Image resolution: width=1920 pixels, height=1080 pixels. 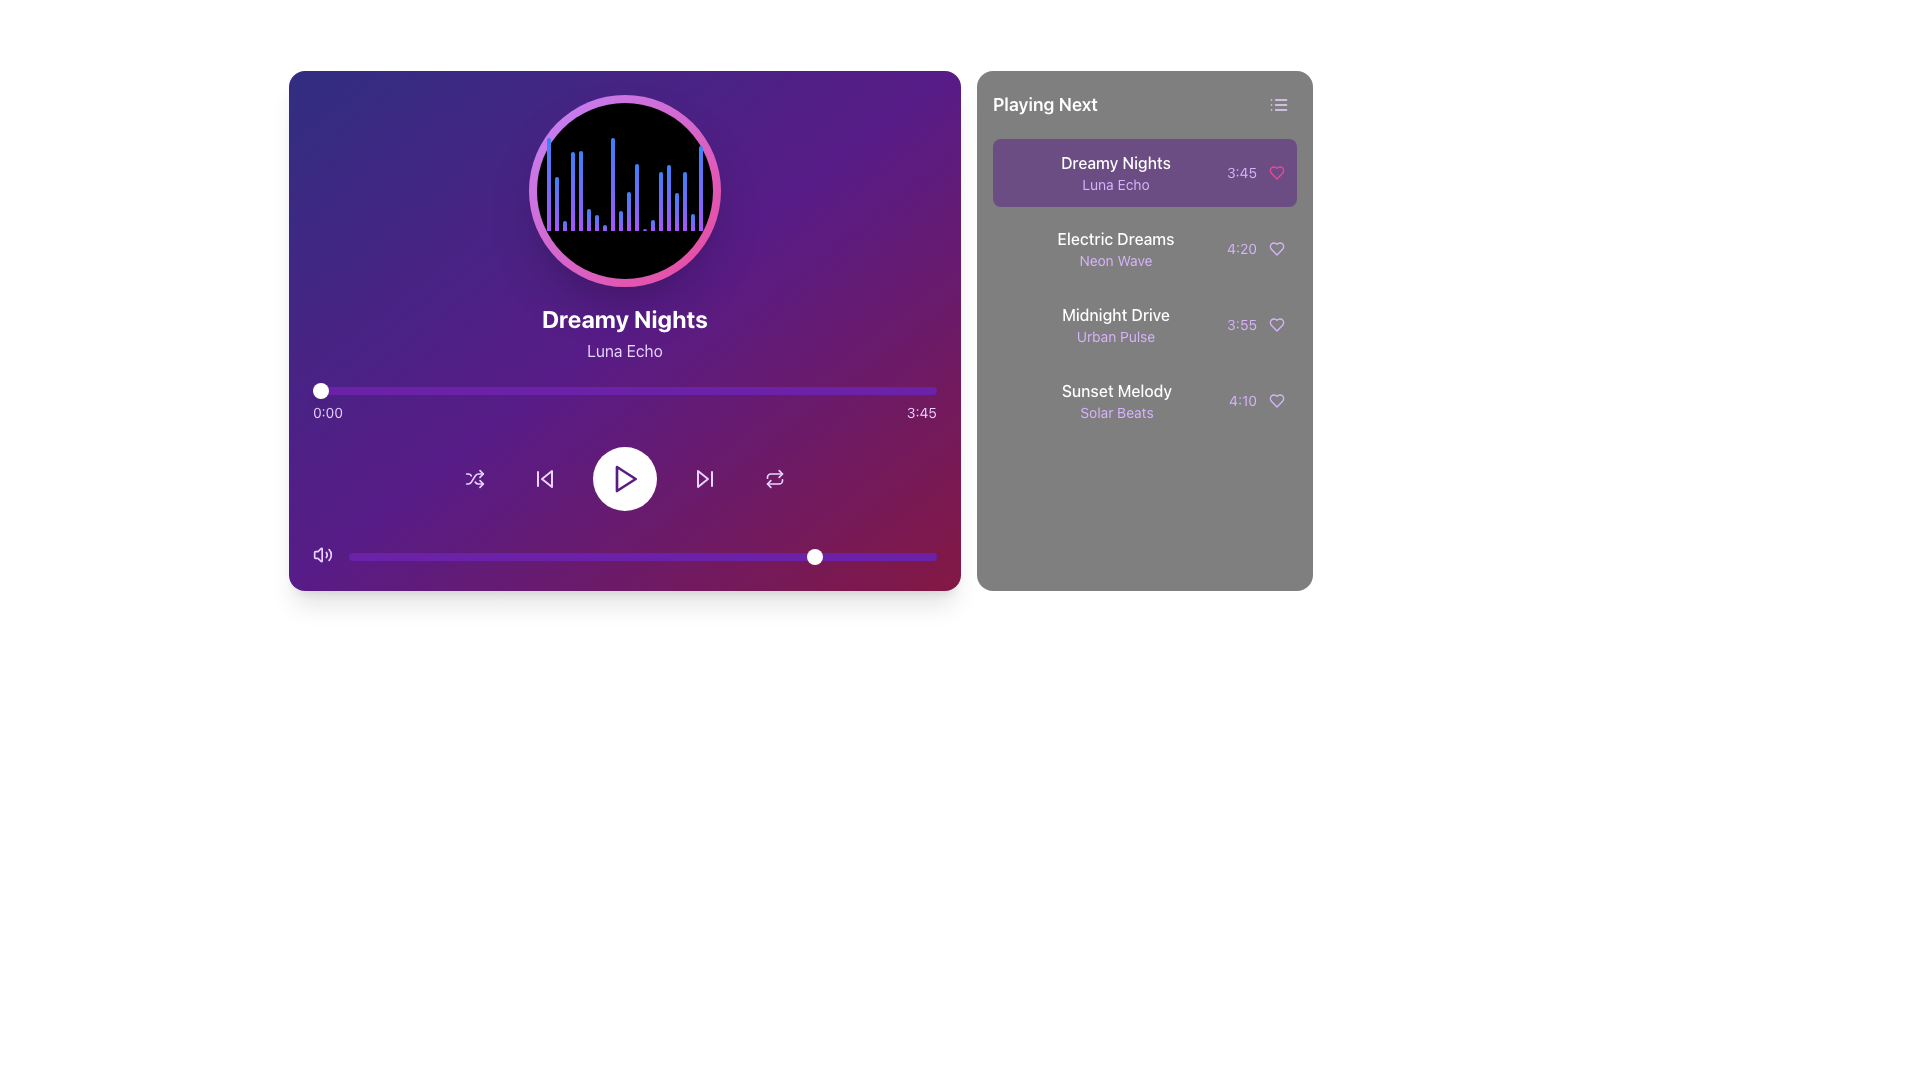 What do you see at coordinates (424, 556) in the screenshot?
I see `slider value` at bounding box center [424, 556].